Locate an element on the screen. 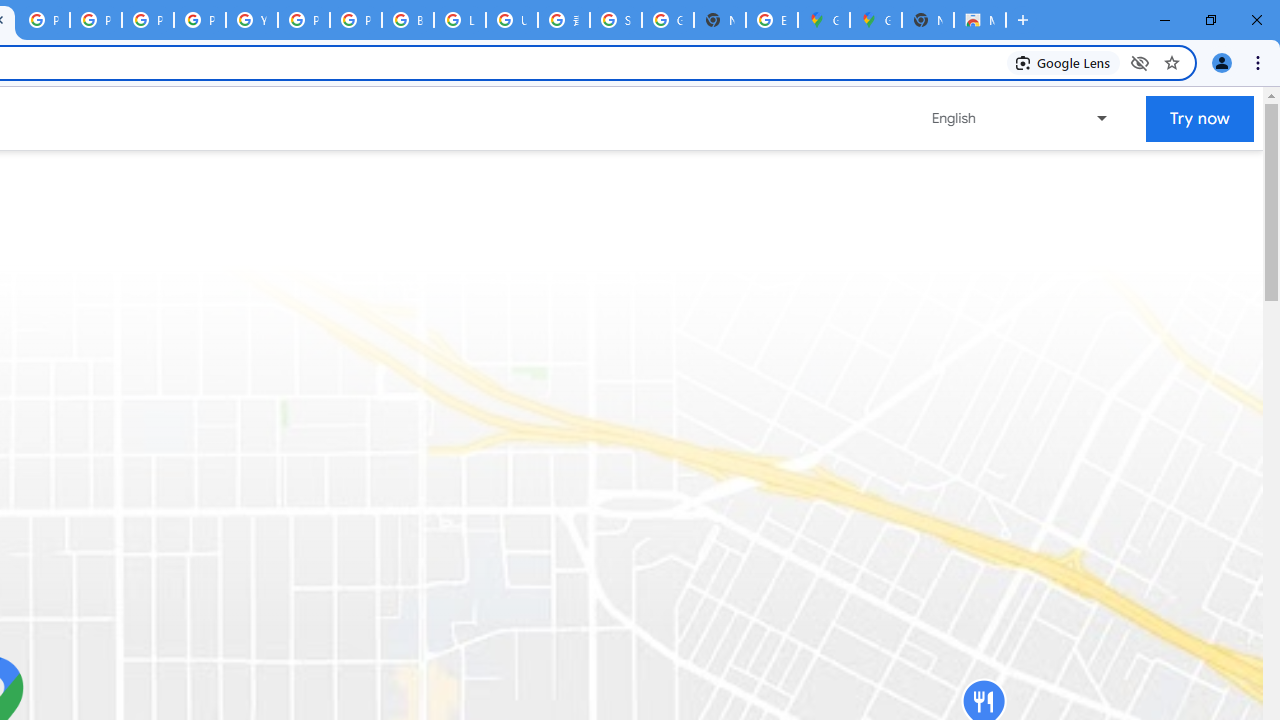 The height and width of the screenshot is (720, 1280). 'Privacy Help Center - Policies Help' is located at coordinates (146, 20).